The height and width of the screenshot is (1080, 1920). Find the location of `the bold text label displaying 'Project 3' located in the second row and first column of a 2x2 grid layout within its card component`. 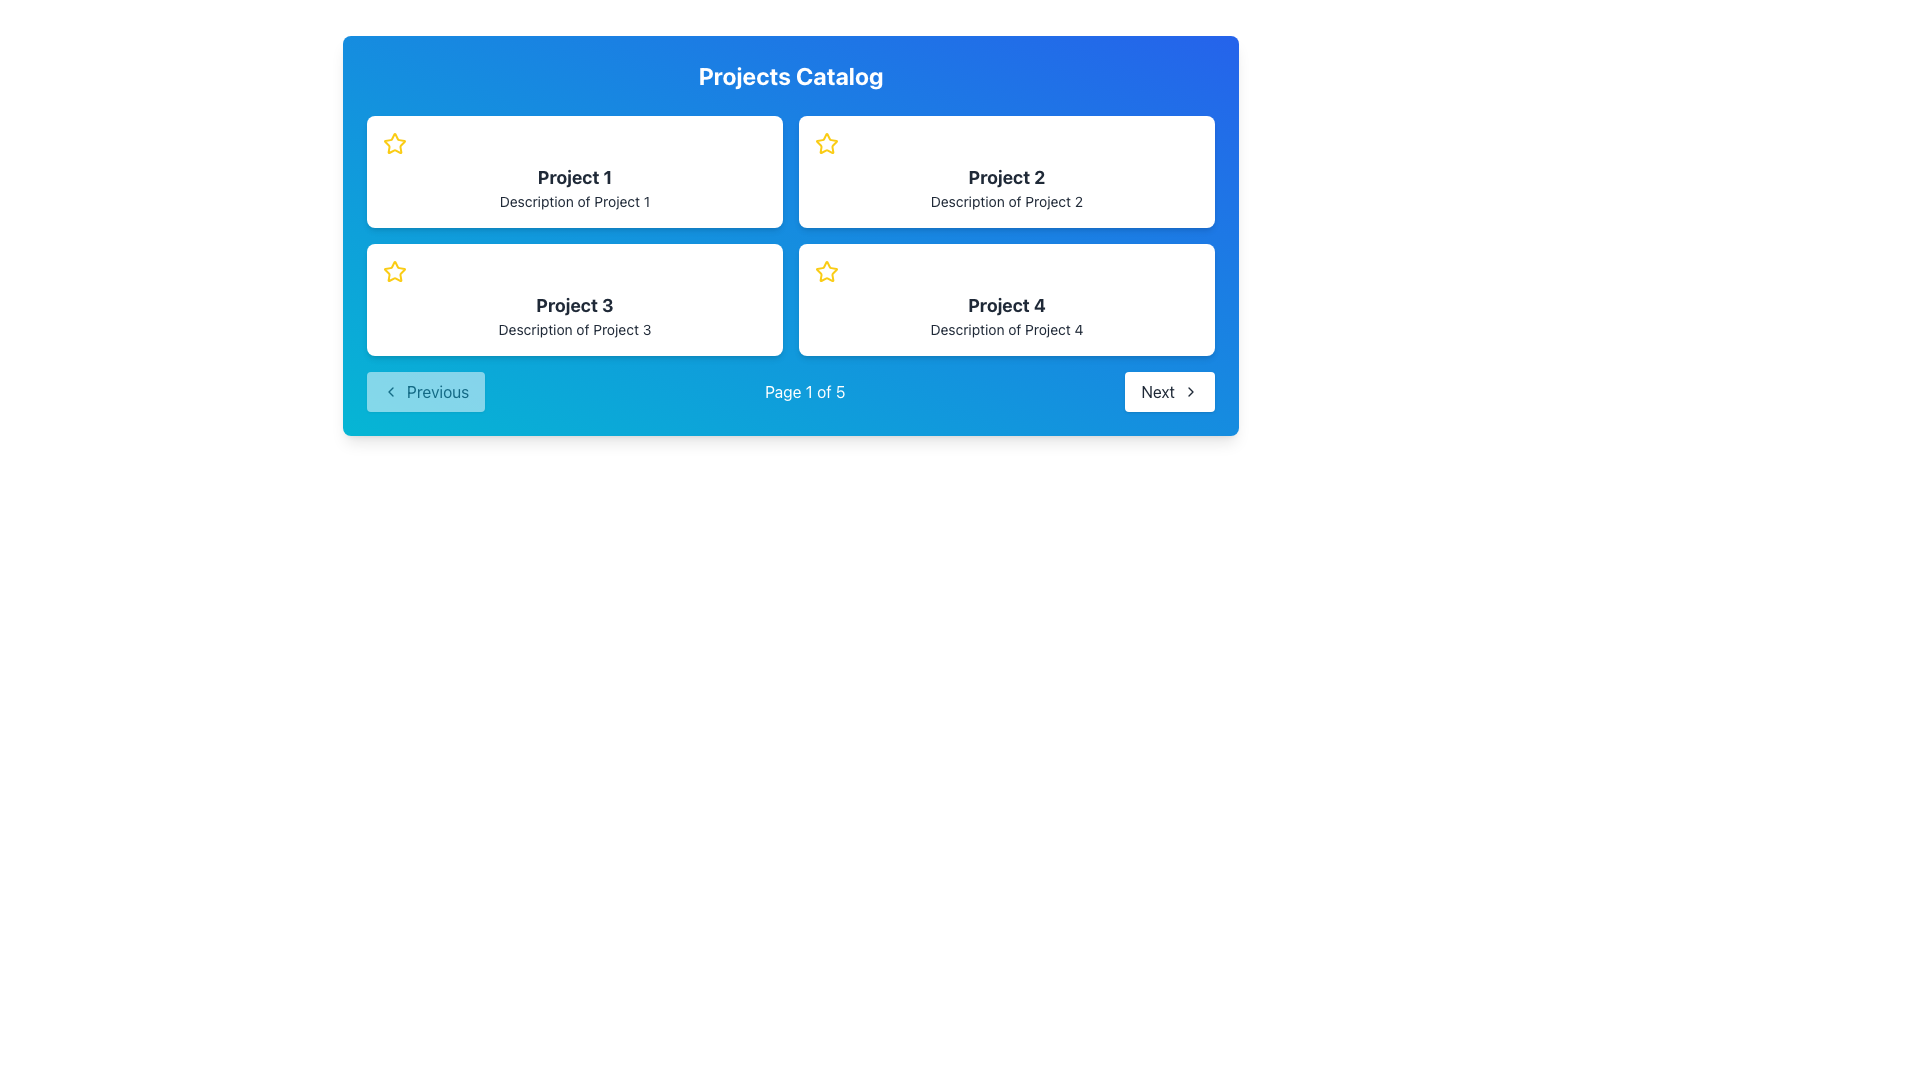

the bold text label displaying 'Project 3' located in the second row and first column of a 2x2 grid layout within its card component is located at coordinates (574, 305).